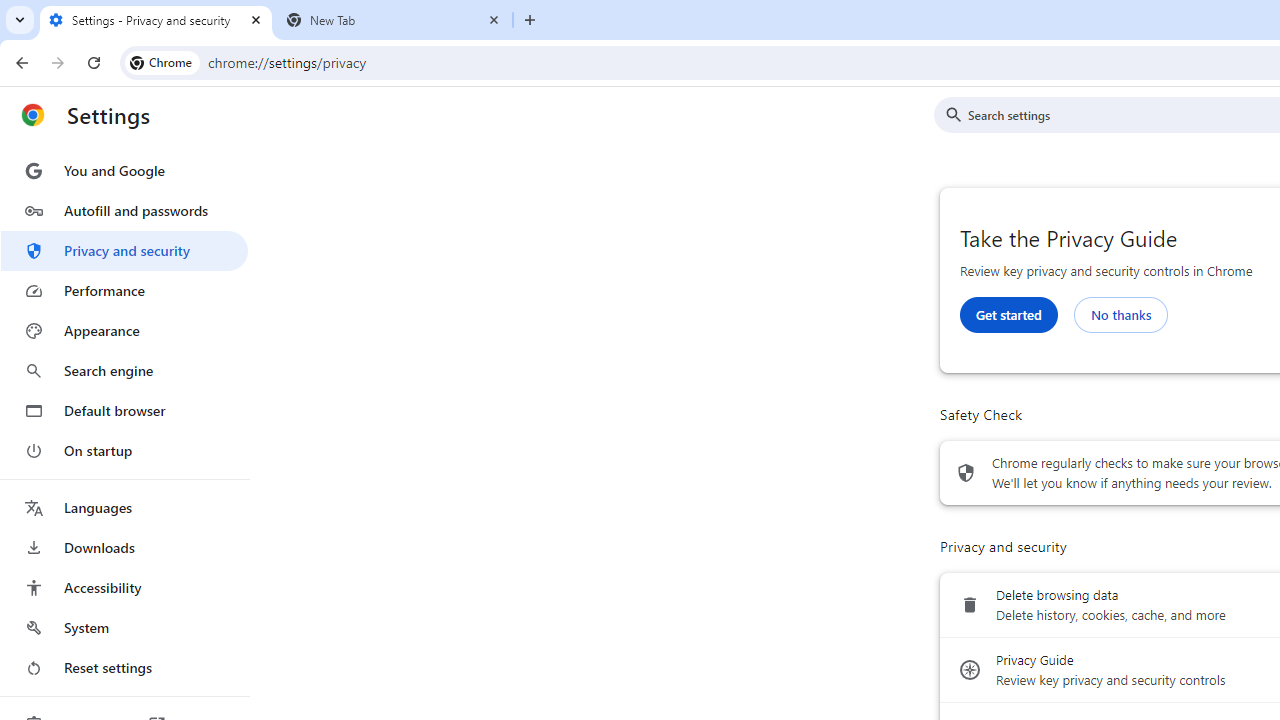 This screenshot has width=1280, height=720. Describe the element at coordinates (123, 210) in the screenshot. I see `'Autofill and passwords'` at that location.